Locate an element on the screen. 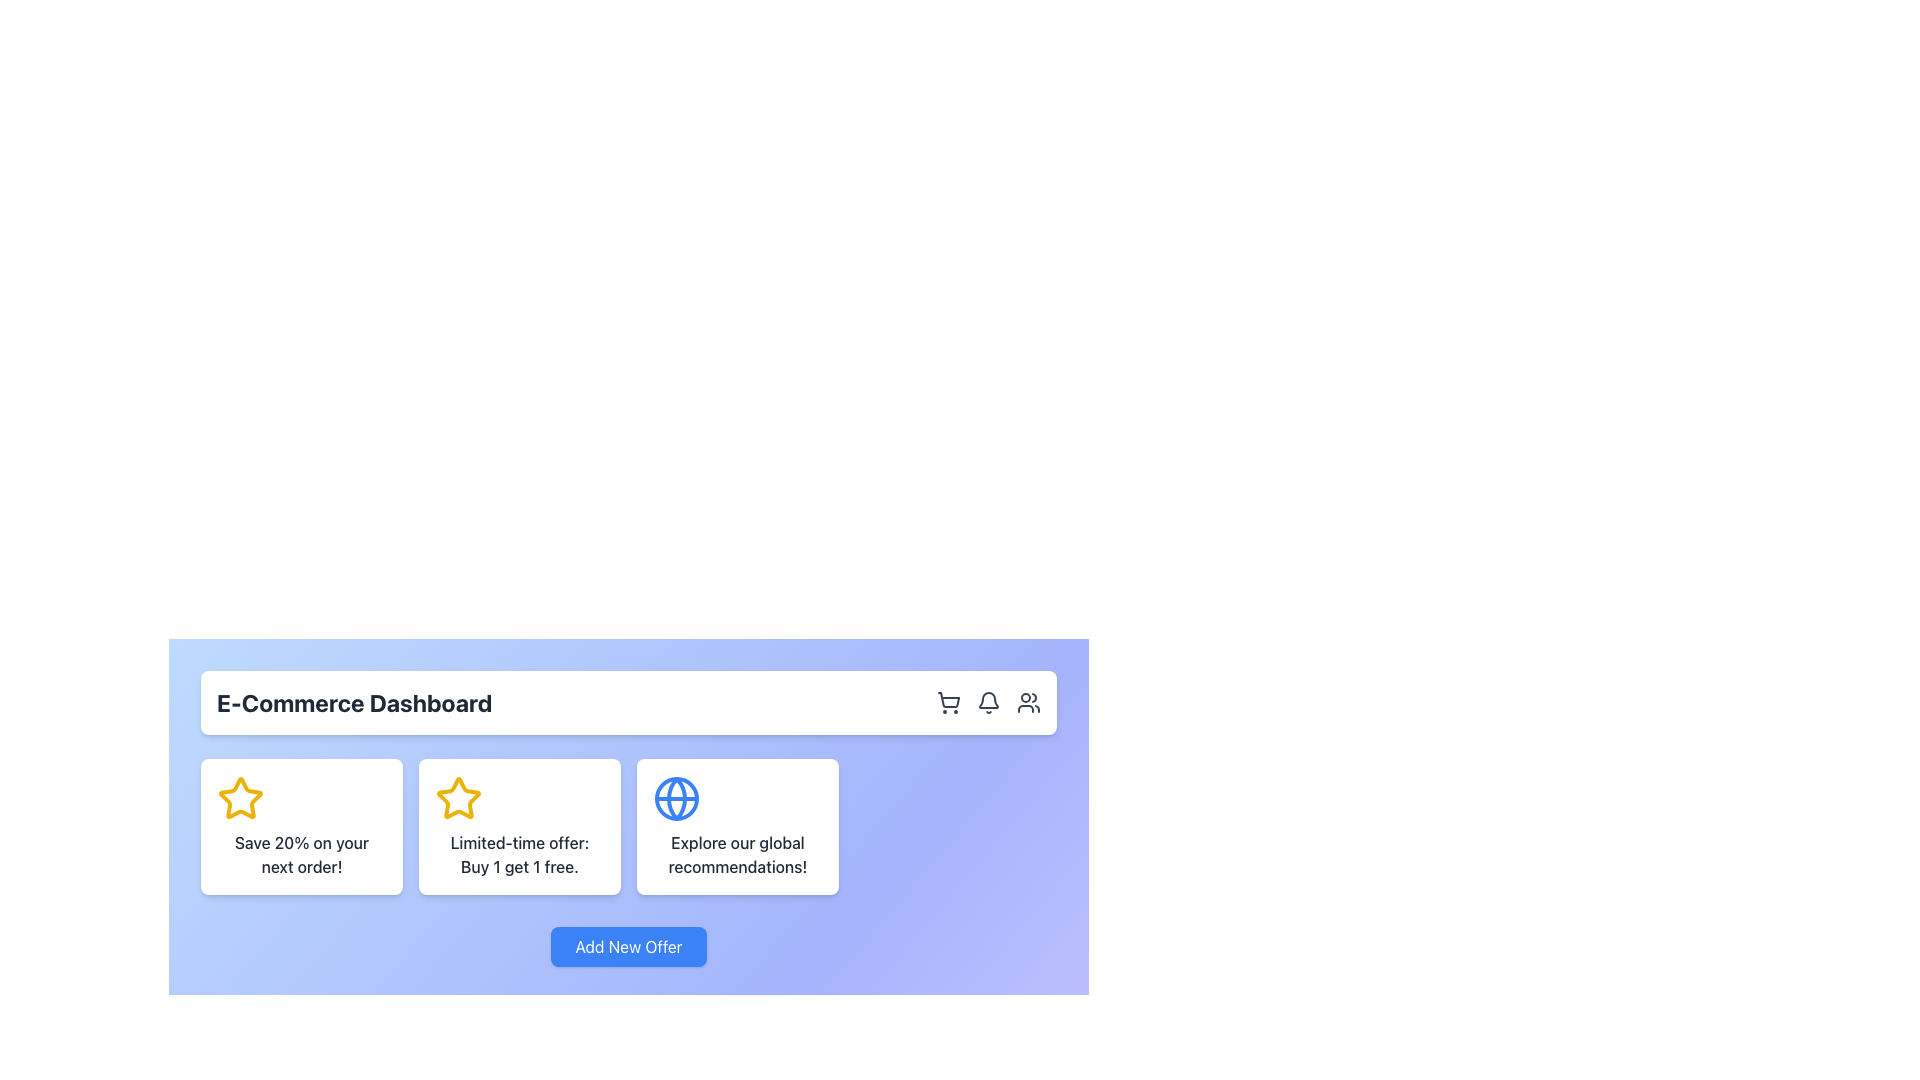  the notification icon represented by a bell, located between the shopping cart icon and the user profile icon in the E-Commerce Dashboard is located at coordinates (988, 701).